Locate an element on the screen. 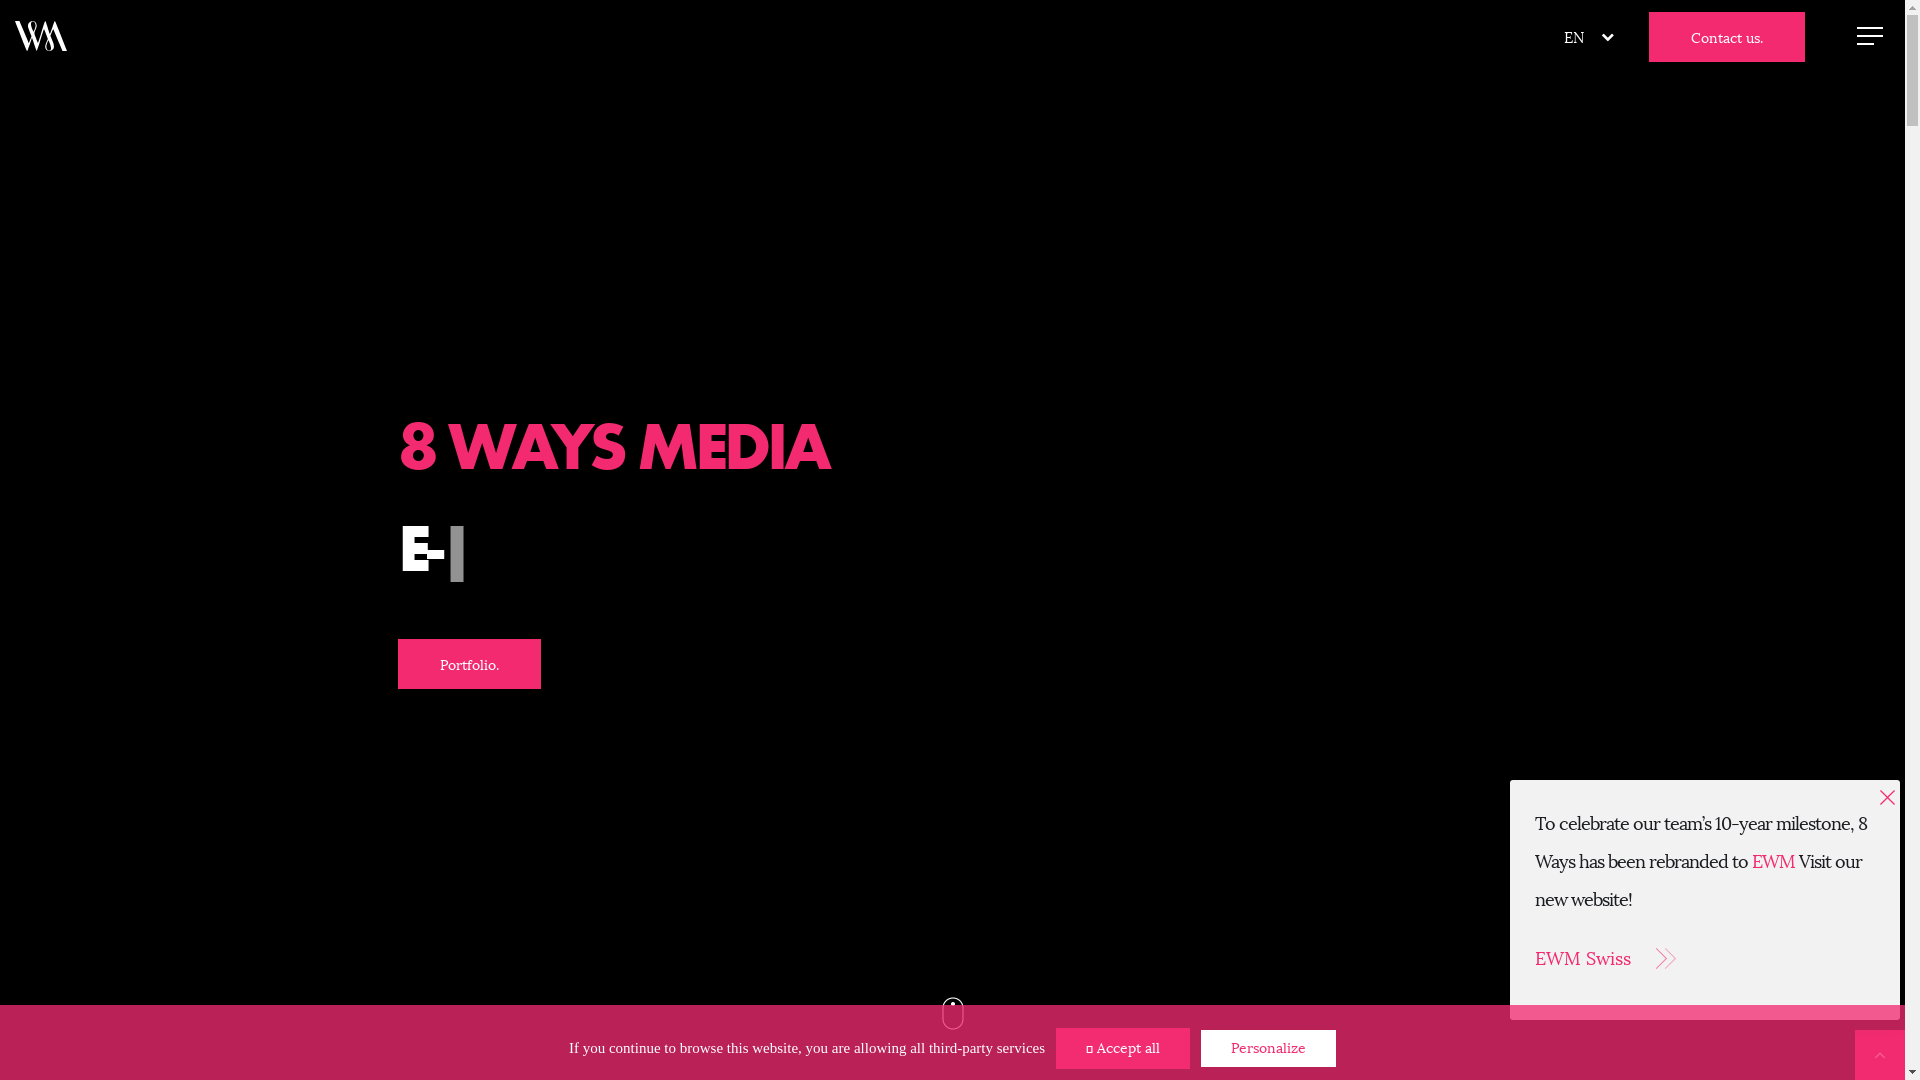 The image size is (1920, 1080). '8 Ways Media' is located at coordinates (41, 34).